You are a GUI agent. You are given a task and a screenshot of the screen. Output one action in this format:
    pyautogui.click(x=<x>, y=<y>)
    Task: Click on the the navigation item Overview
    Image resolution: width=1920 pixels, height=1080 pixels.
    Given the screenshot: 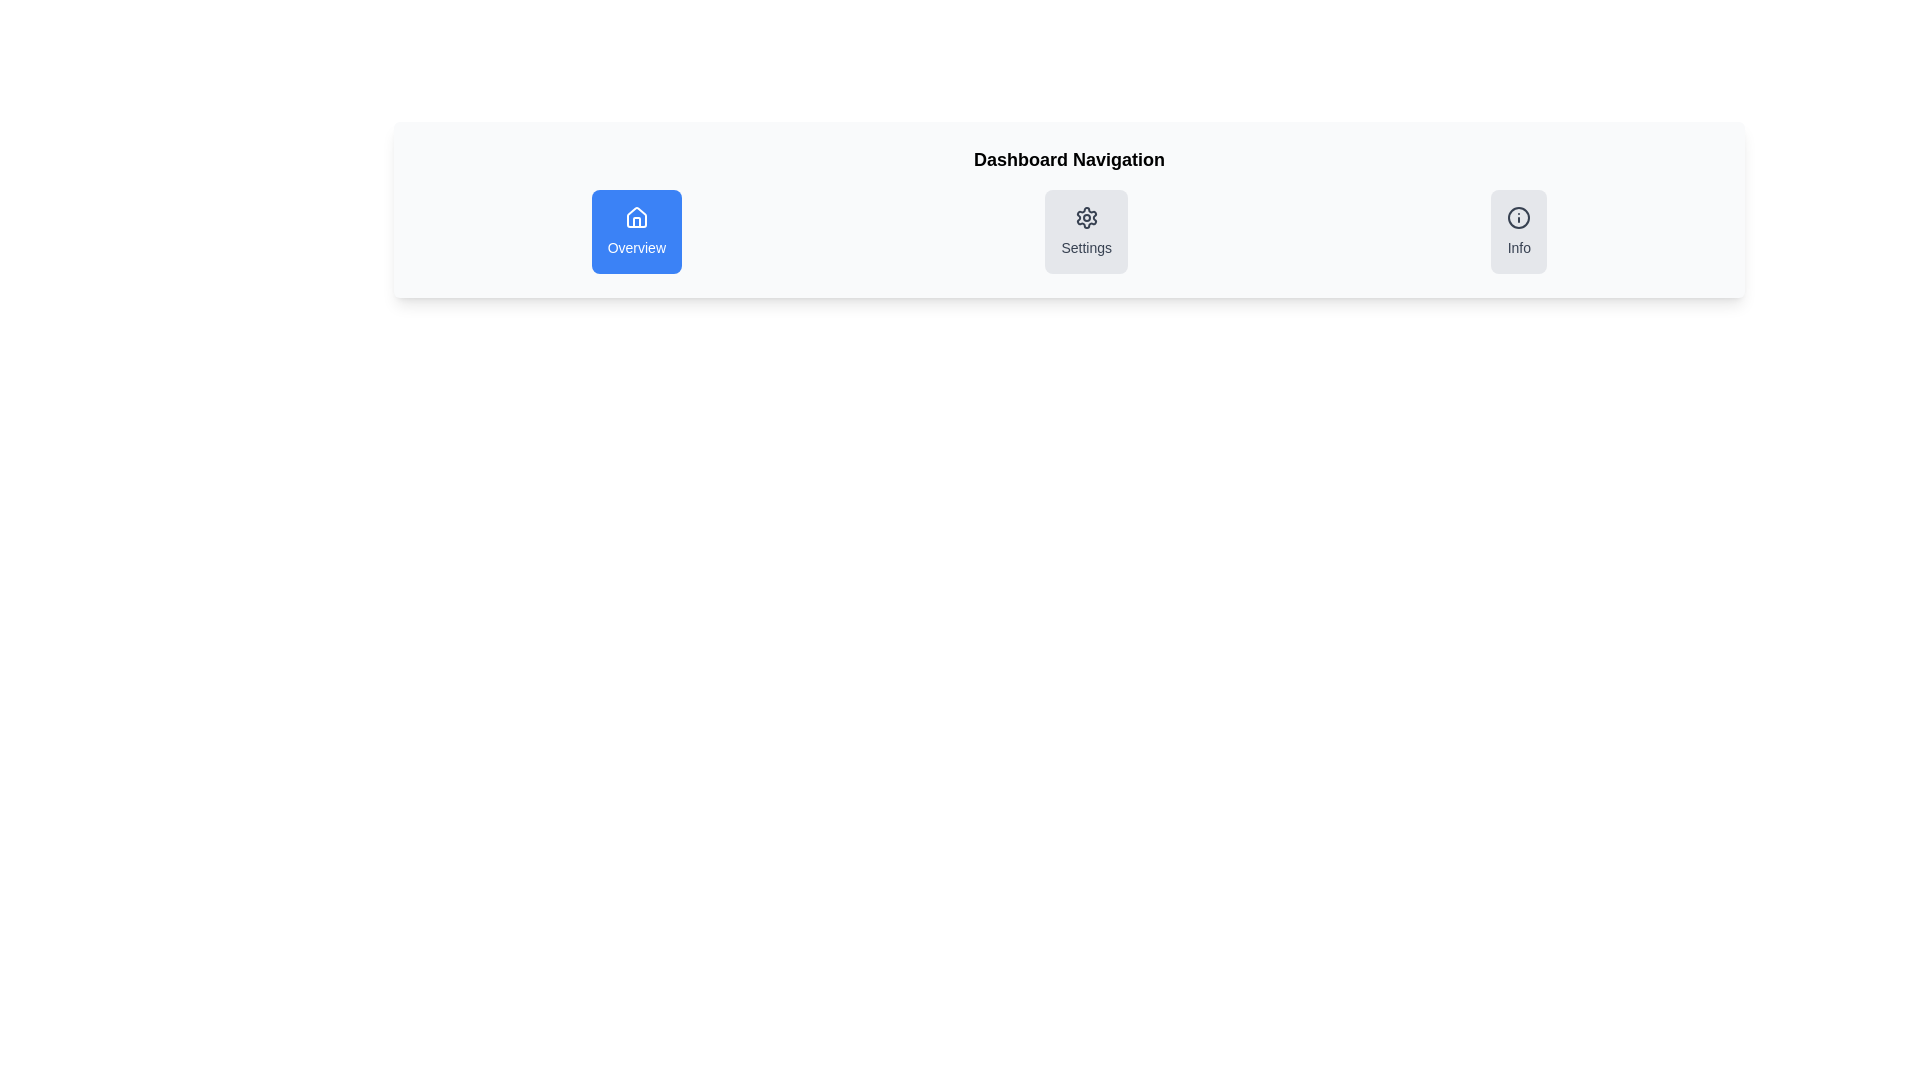 What is the action you would take?
    pyautogui.click(x=635, y=230)
    